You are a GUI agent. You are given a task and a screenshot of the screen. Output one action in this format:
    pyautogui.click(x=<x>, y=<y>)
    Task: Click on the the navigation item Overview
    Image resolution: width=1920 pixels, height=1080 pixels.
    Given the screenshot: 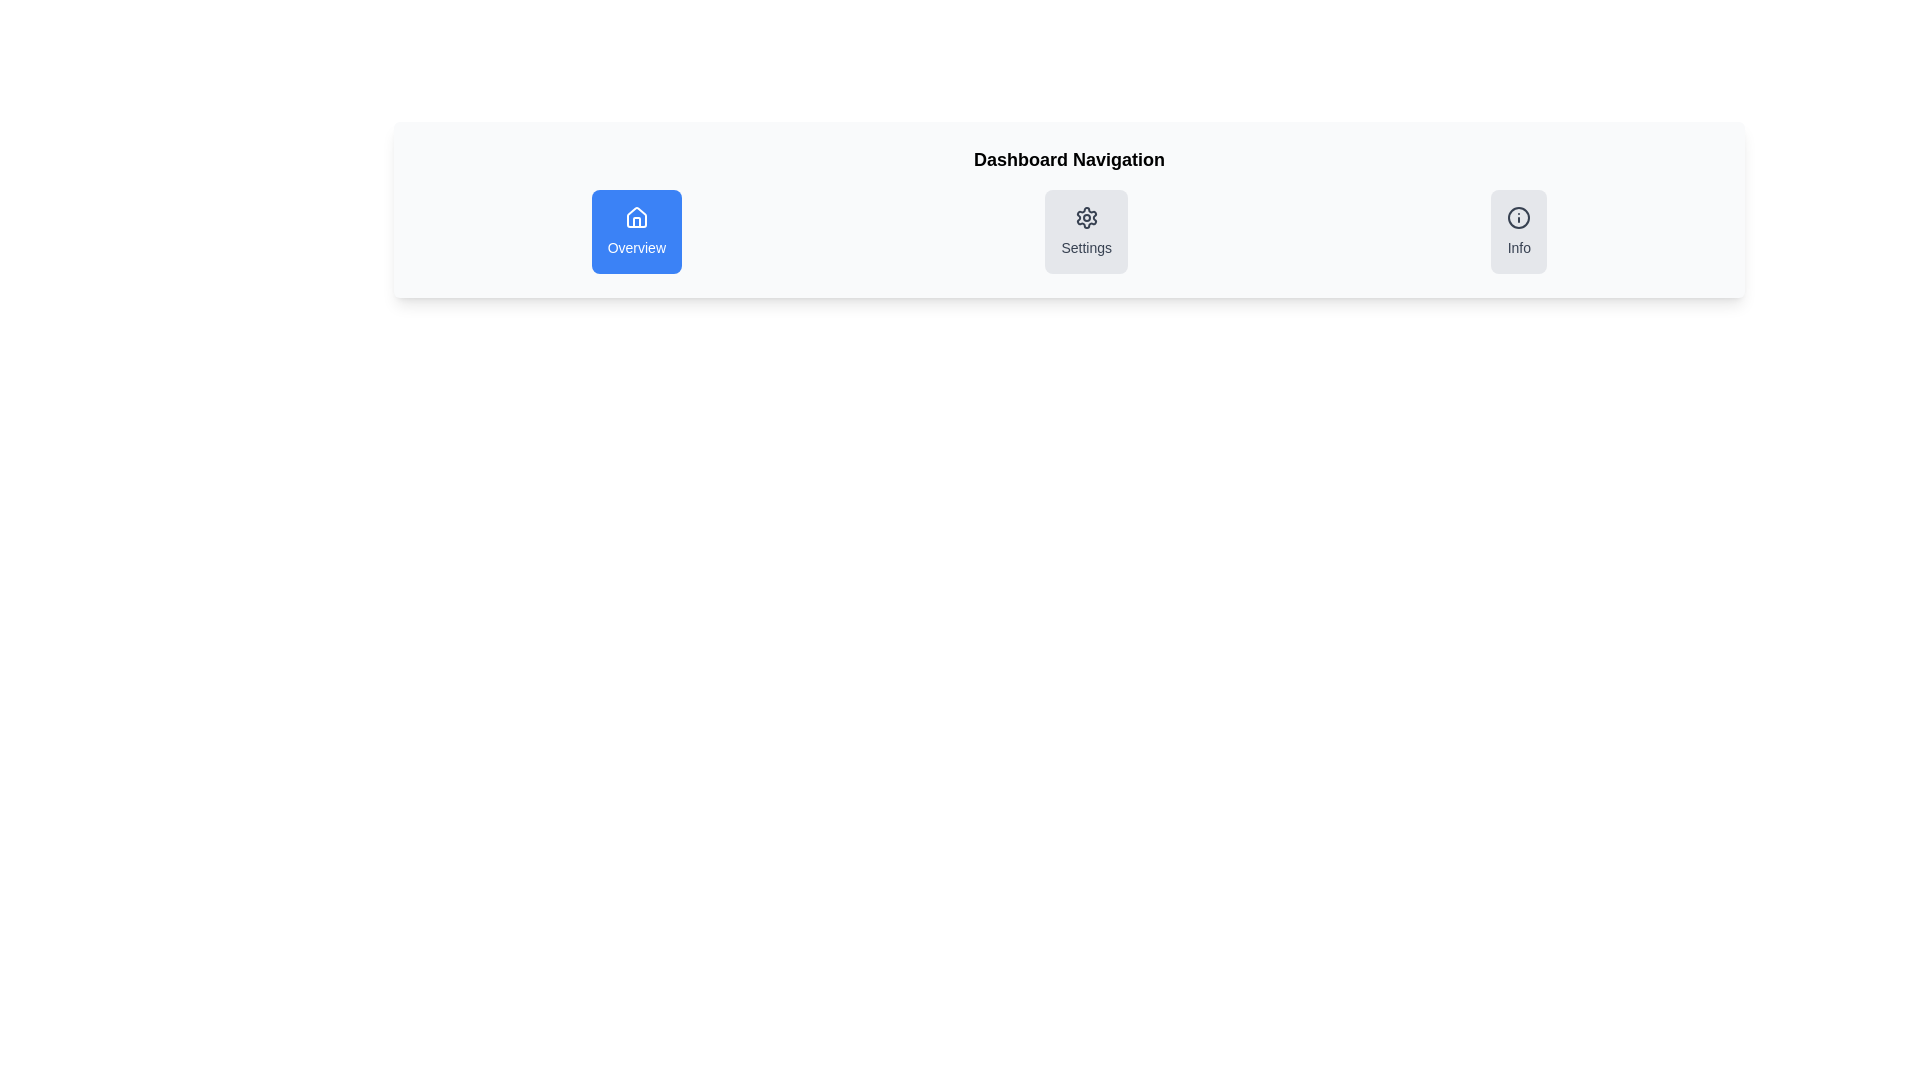 What is the action you would take?
    pyautogui.click(x=635, y=230)
    